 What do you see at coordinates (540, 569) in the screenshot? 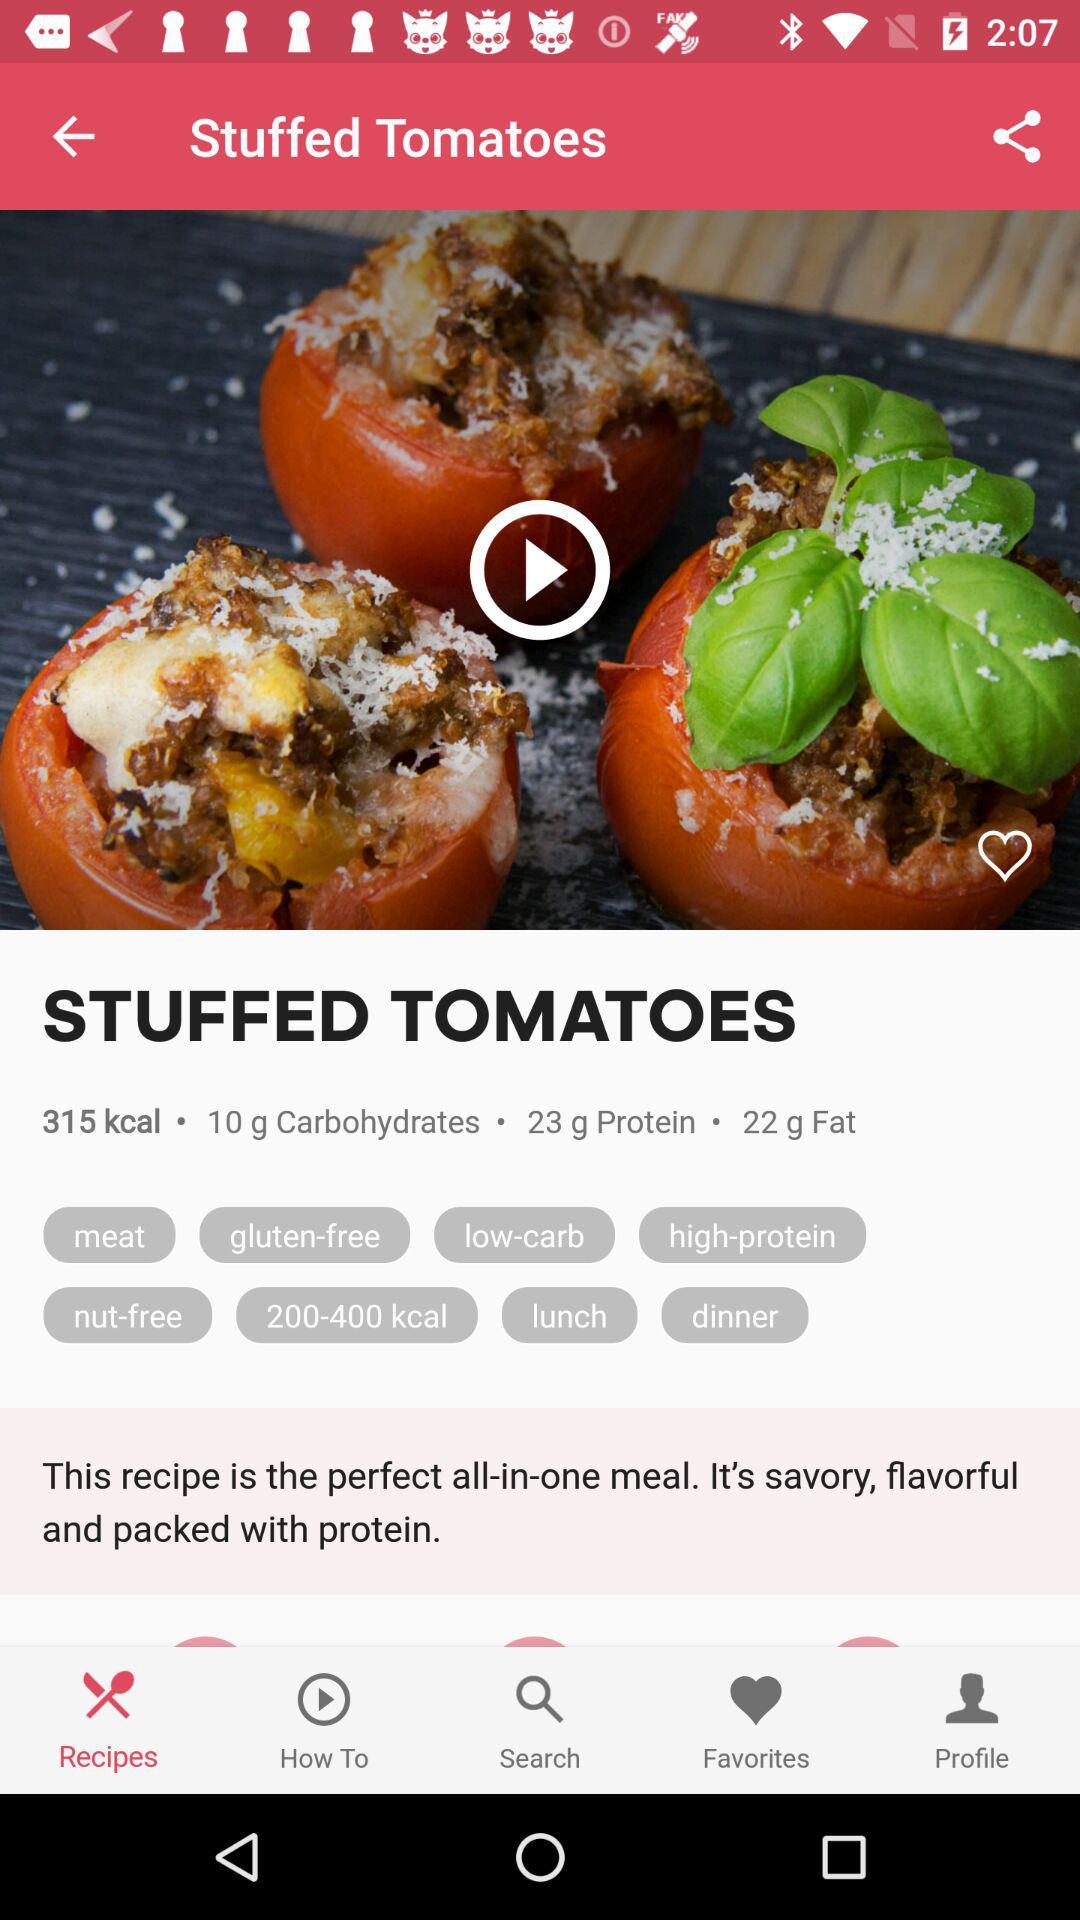
I see `the icon below the stuffed tomatoes icon` at bounding box center [540, 569].